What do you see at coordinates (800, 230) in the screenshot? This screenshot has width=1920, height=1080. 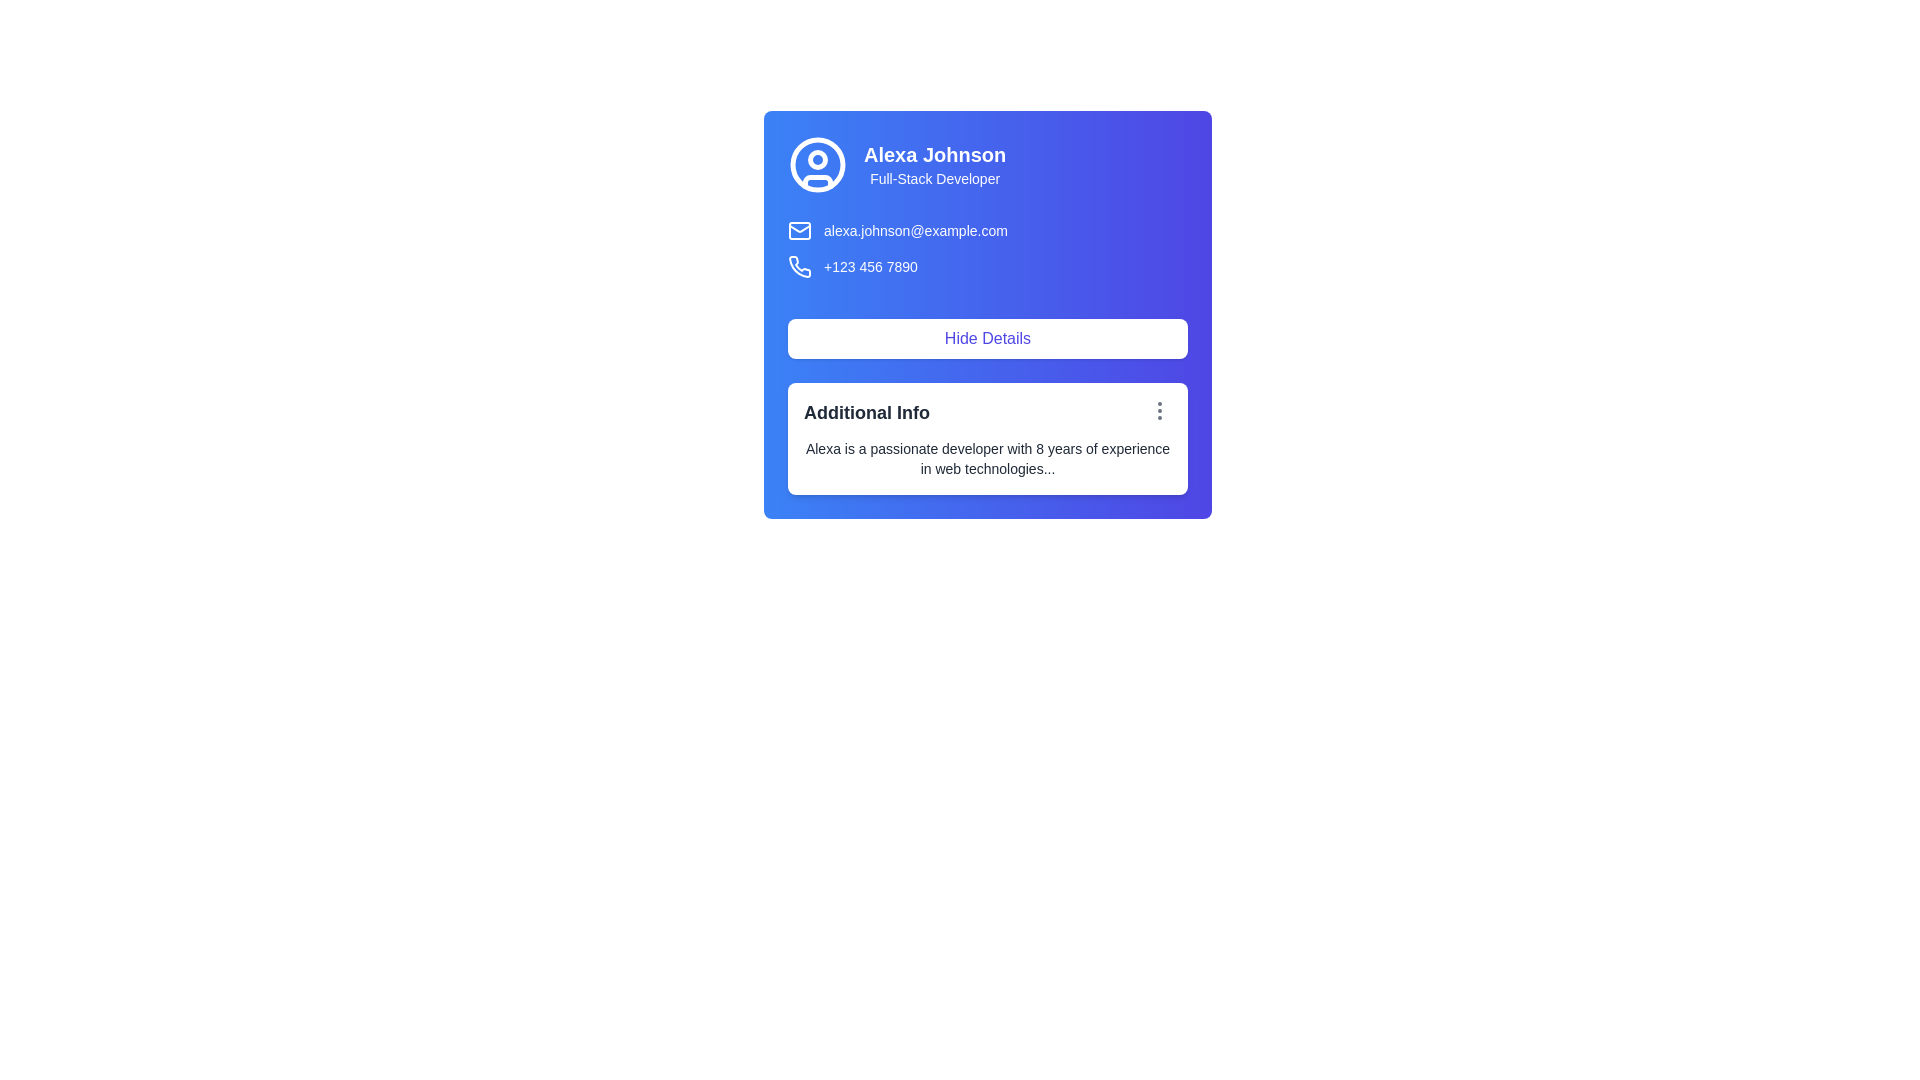 I see `the envelope icon representing the body of the mail envelope` at bounding box center [800, 230].